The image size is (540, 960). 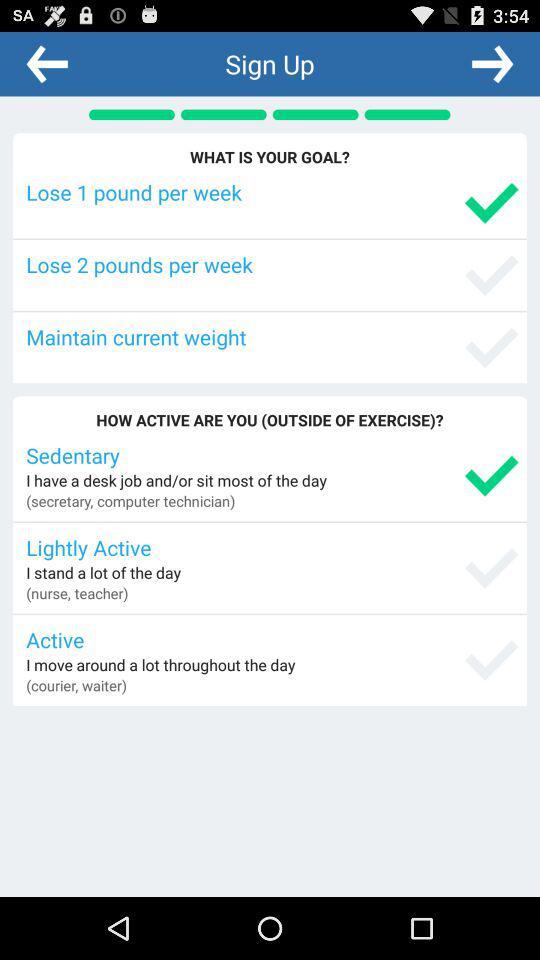 I want to click on go forward, so click(x=491, y=63).